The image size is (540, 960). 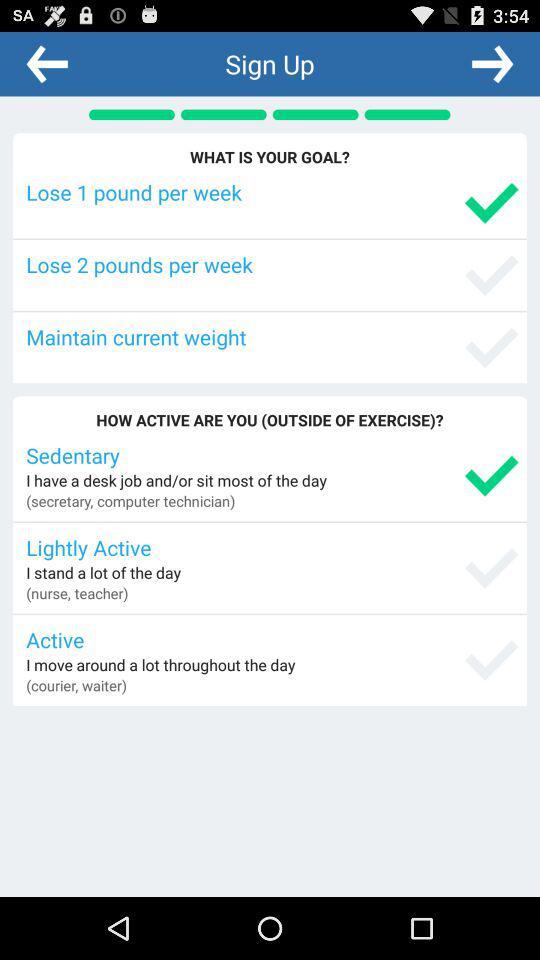 I want to click on go forward, so click(x=491, y=63).